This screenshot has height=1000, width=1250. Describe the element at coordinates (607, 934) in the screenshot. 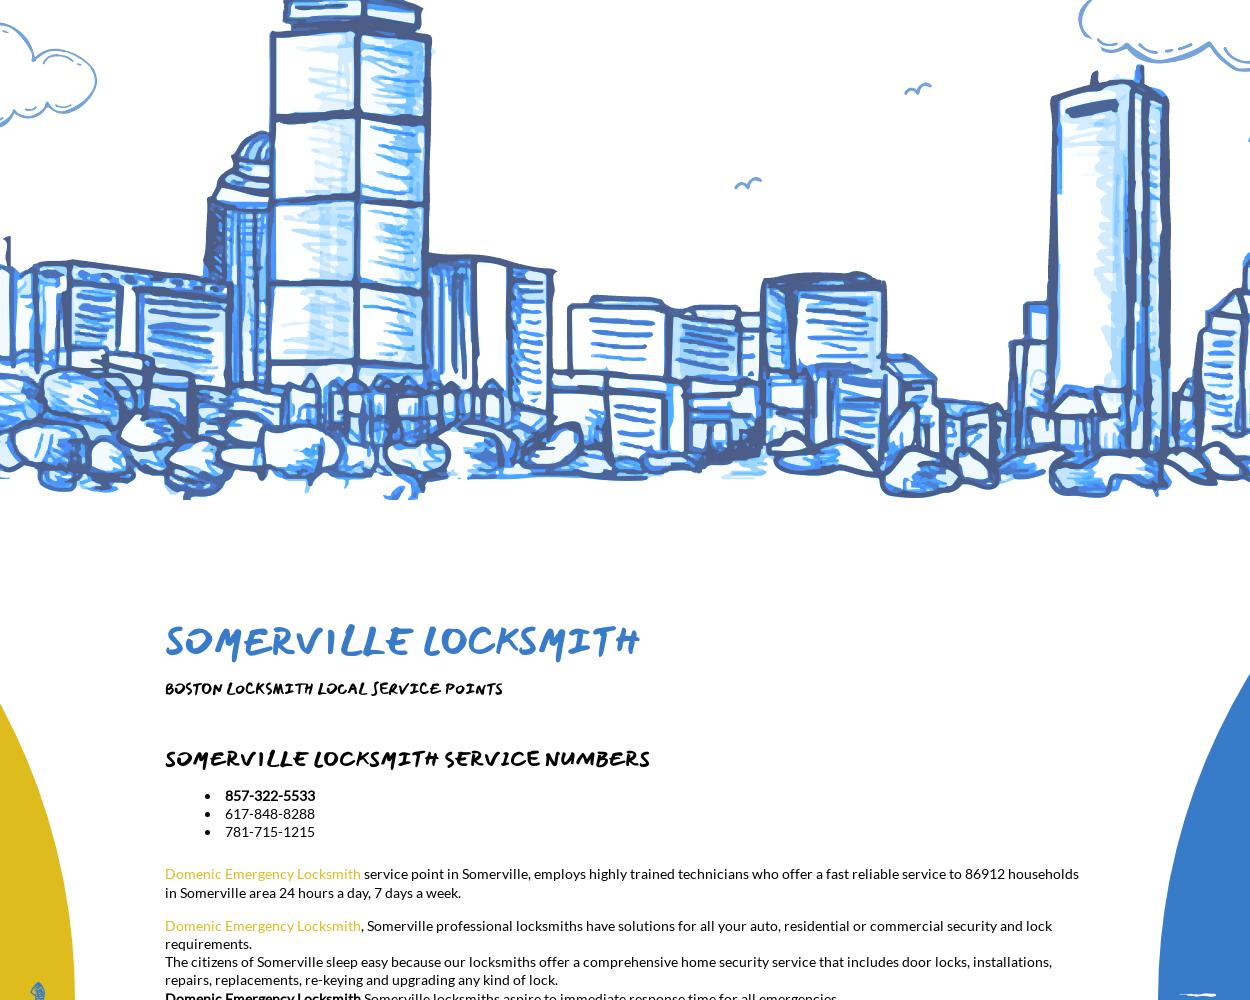

I see `',  Somerville professional locksmiths have solutions for all your auto, residential or commercial security and lock requirements.'` at that location.